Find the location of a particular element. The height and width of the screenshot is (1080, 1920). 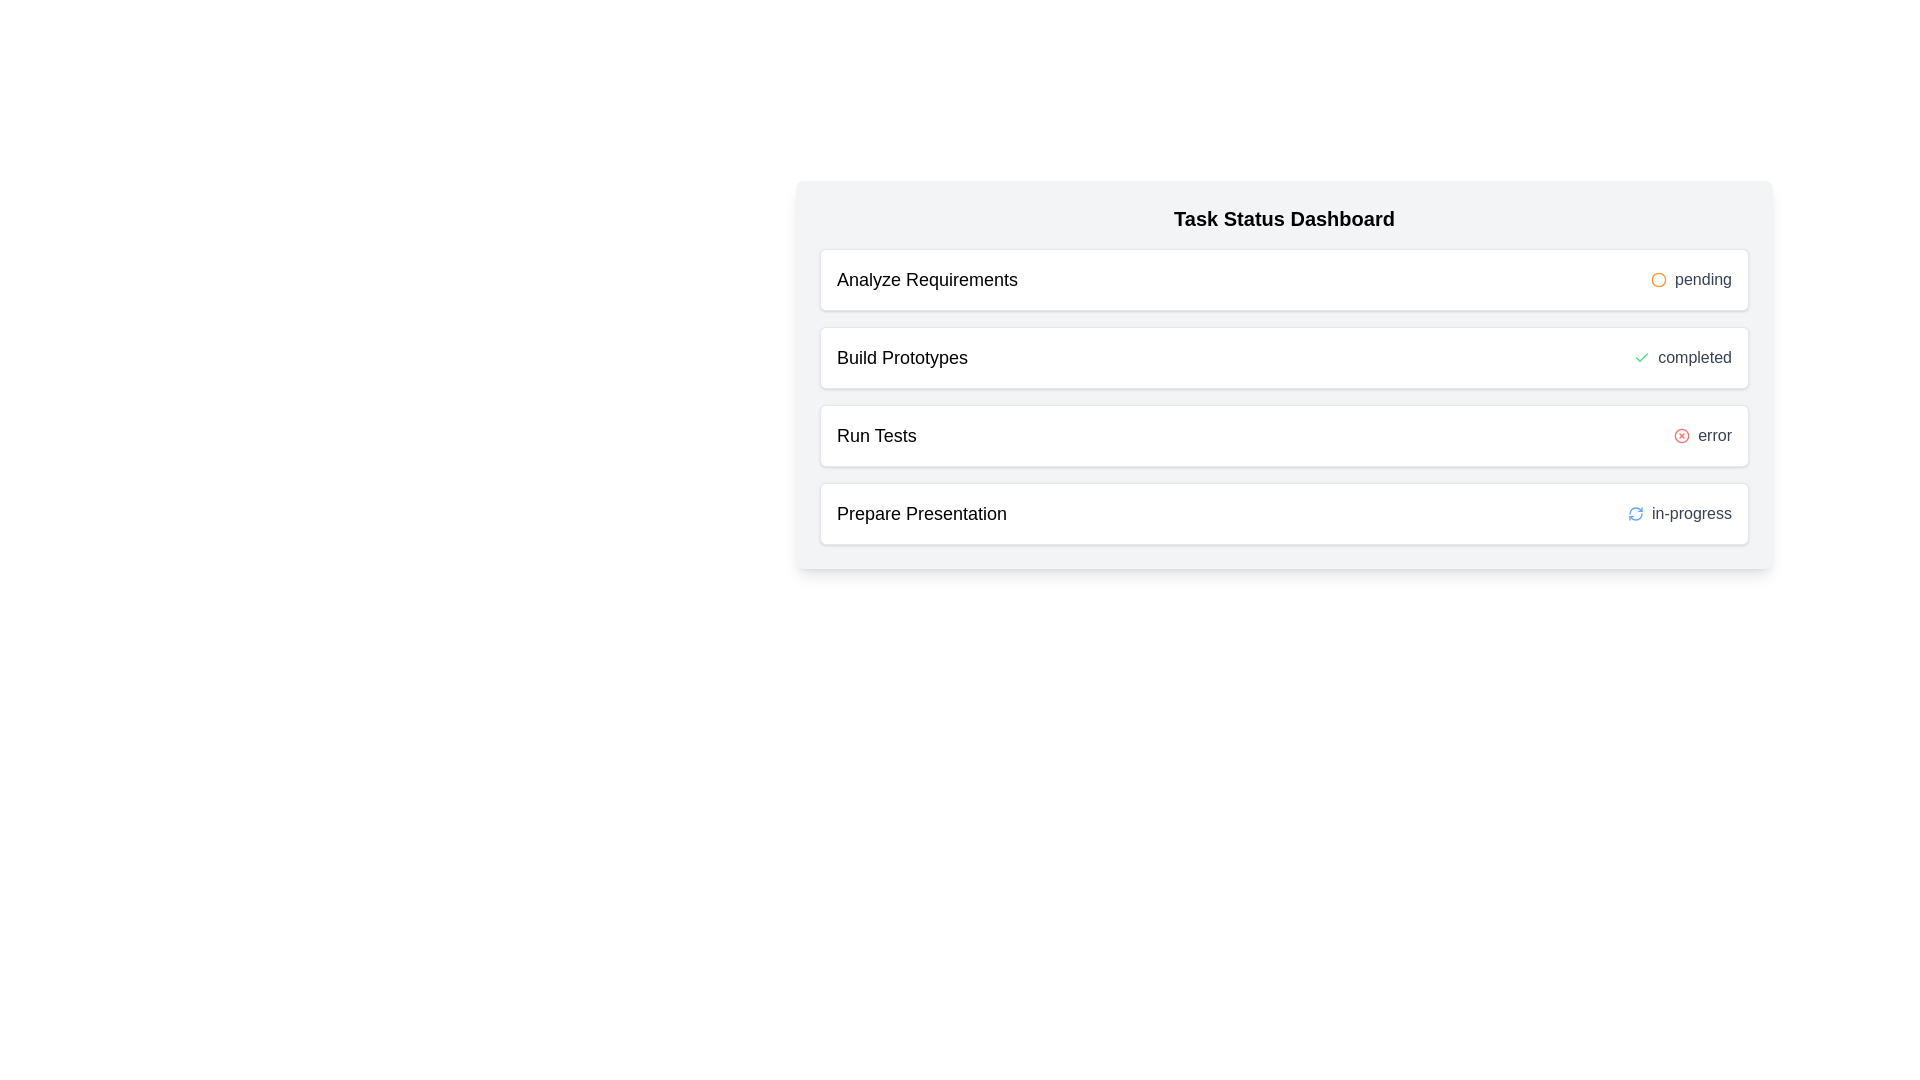

error status icon located in the third row of the task status dashboard, immediately to the left of the text 'error' is located at coordinates (1681, 434).